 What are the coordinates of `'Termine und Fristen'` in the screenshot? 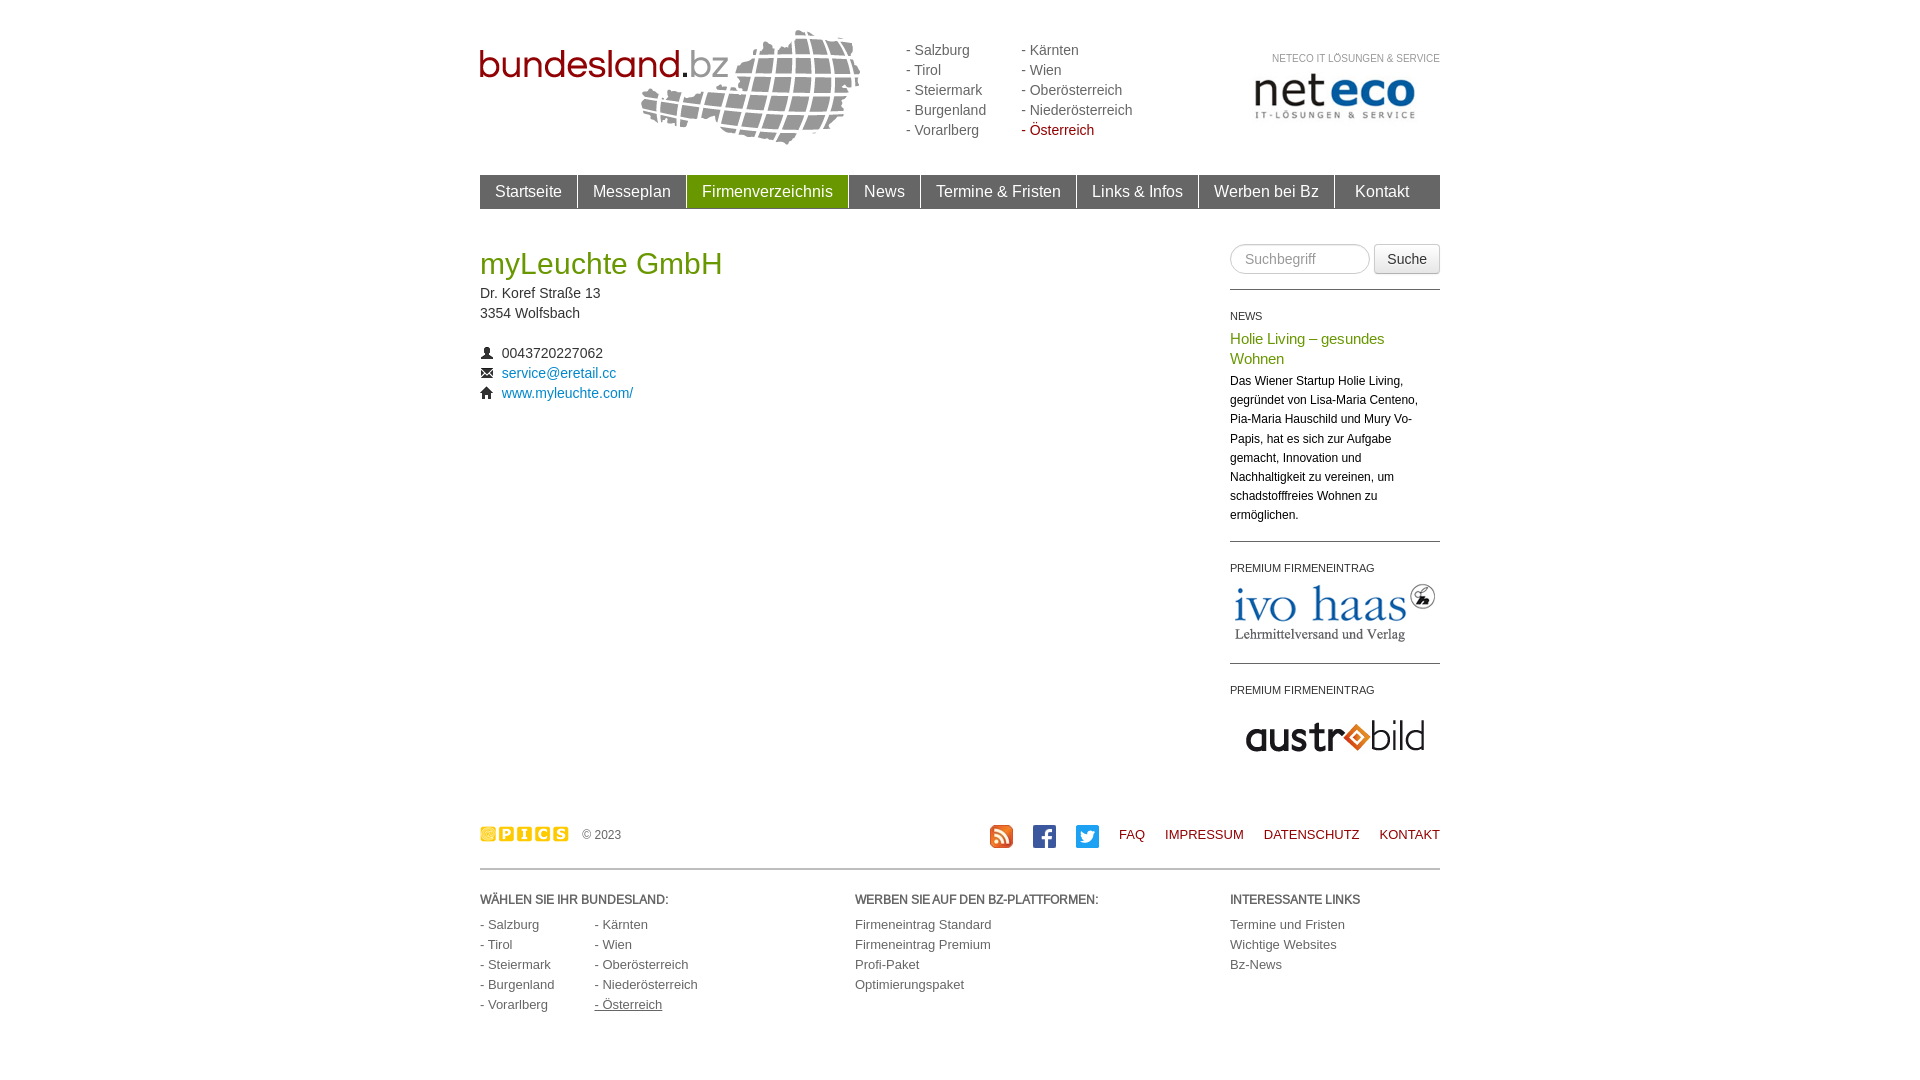 It's located at (1287, 923).